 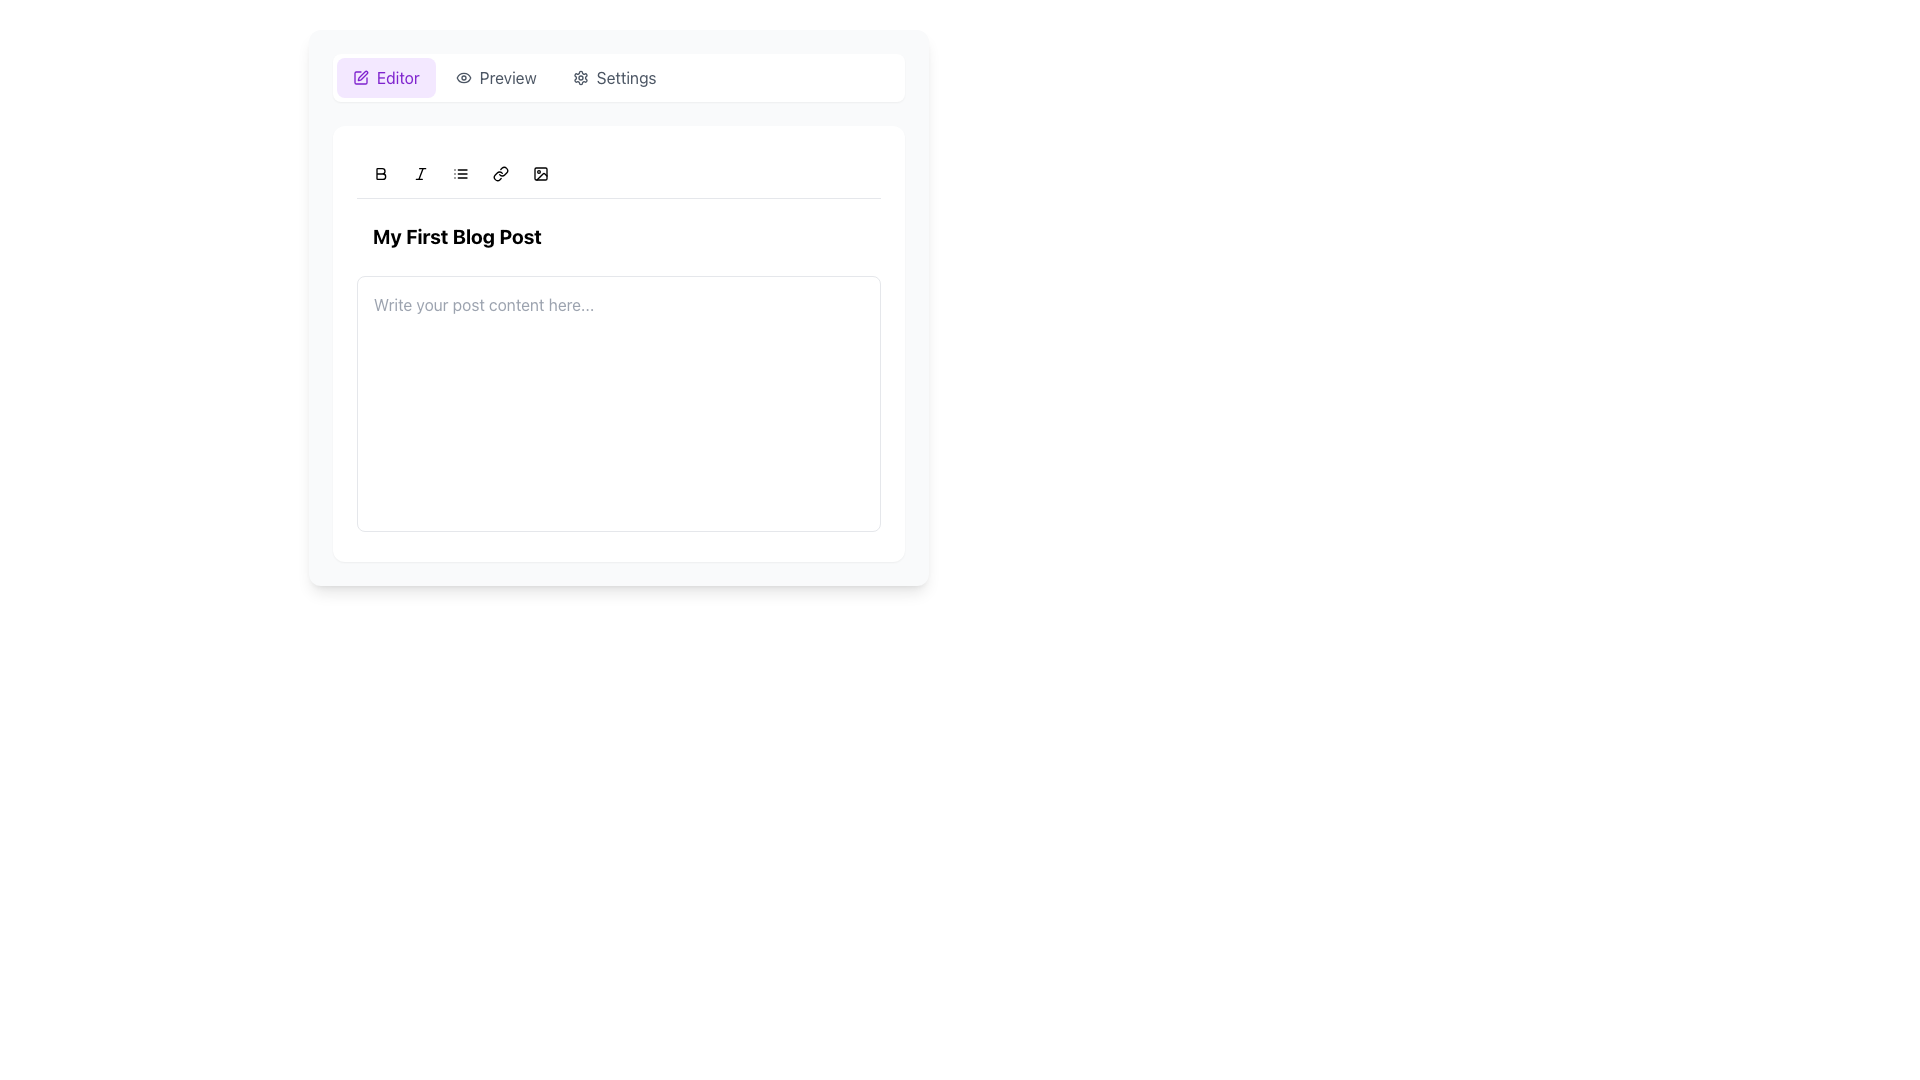 I want to click on the pen icon located within the 'Editor' button at the top left of the interface, positioned leftmost among its children, to trigger a tooltip or visual feedback, so click(x=360, y=76).